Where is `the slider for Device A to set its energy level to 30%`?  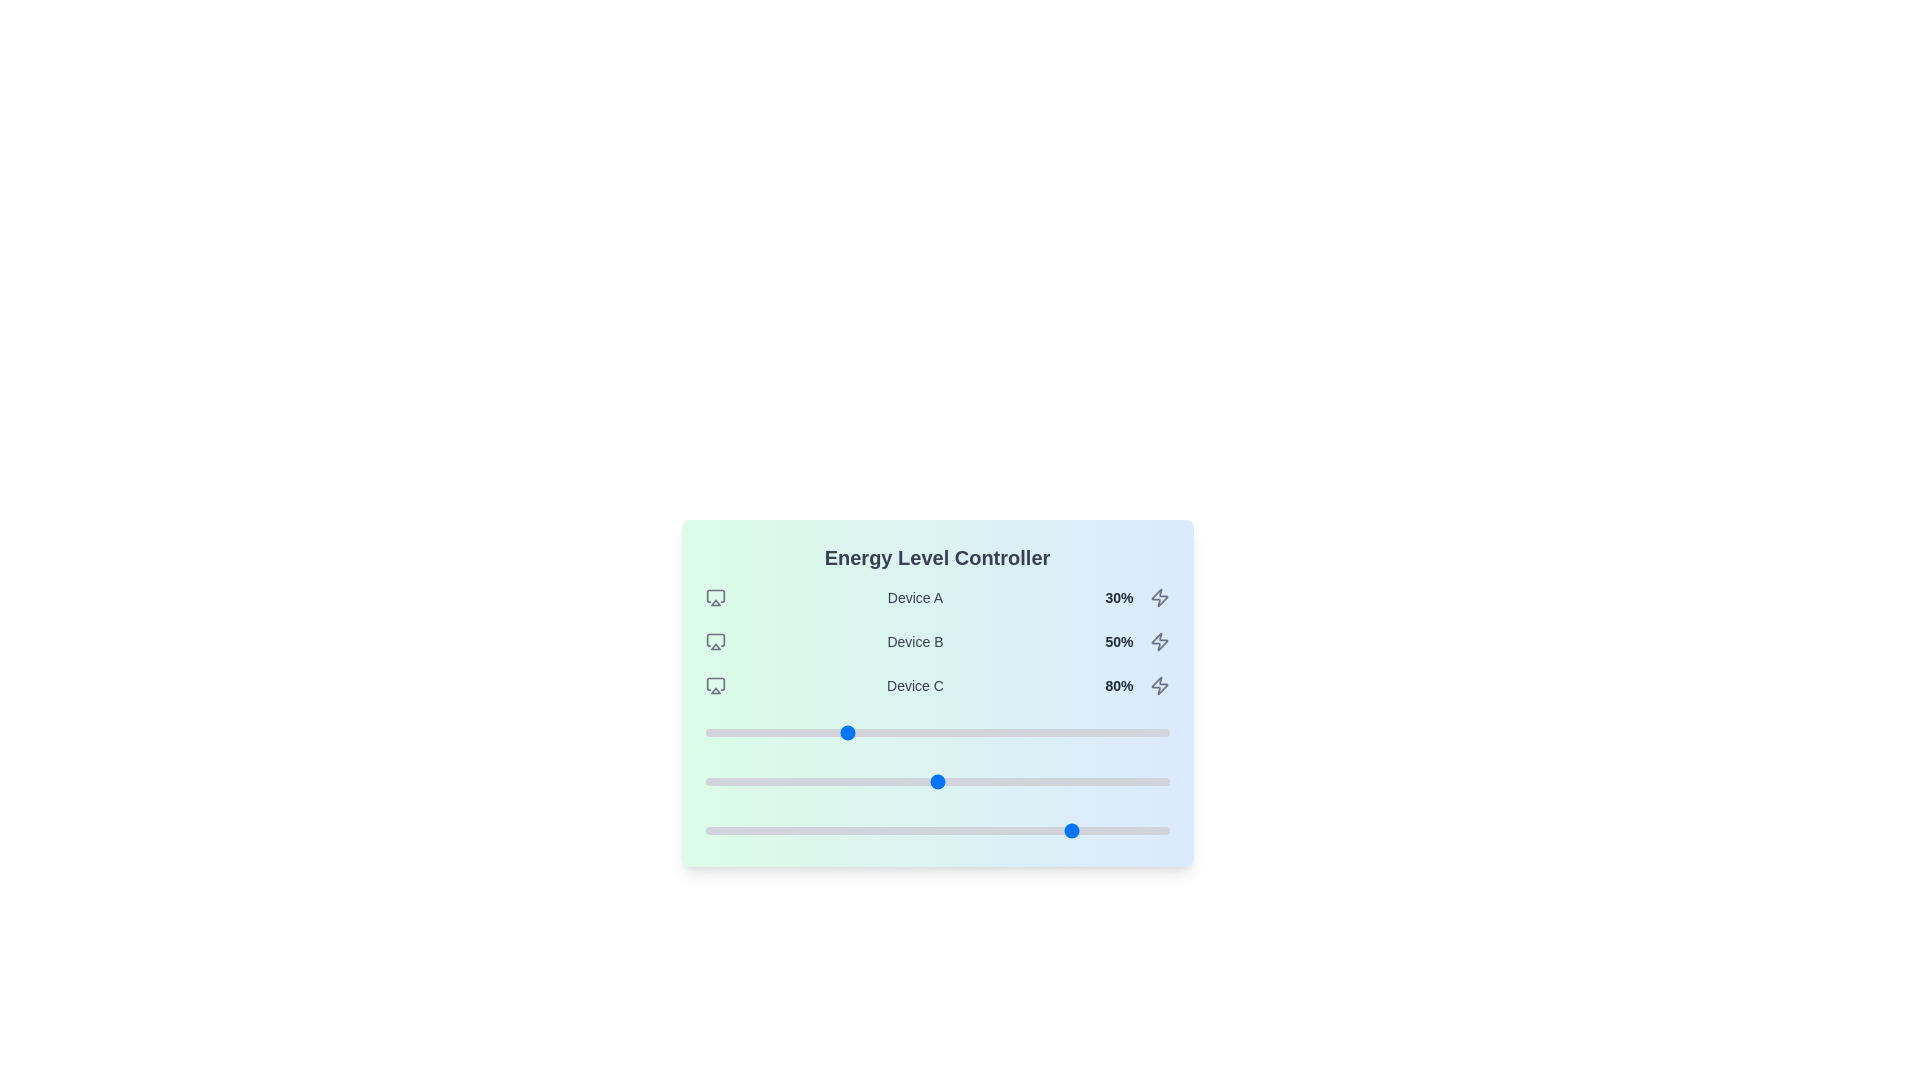 the slider for Device A to set its energy level to 30% is located at coordinates (844, 732).